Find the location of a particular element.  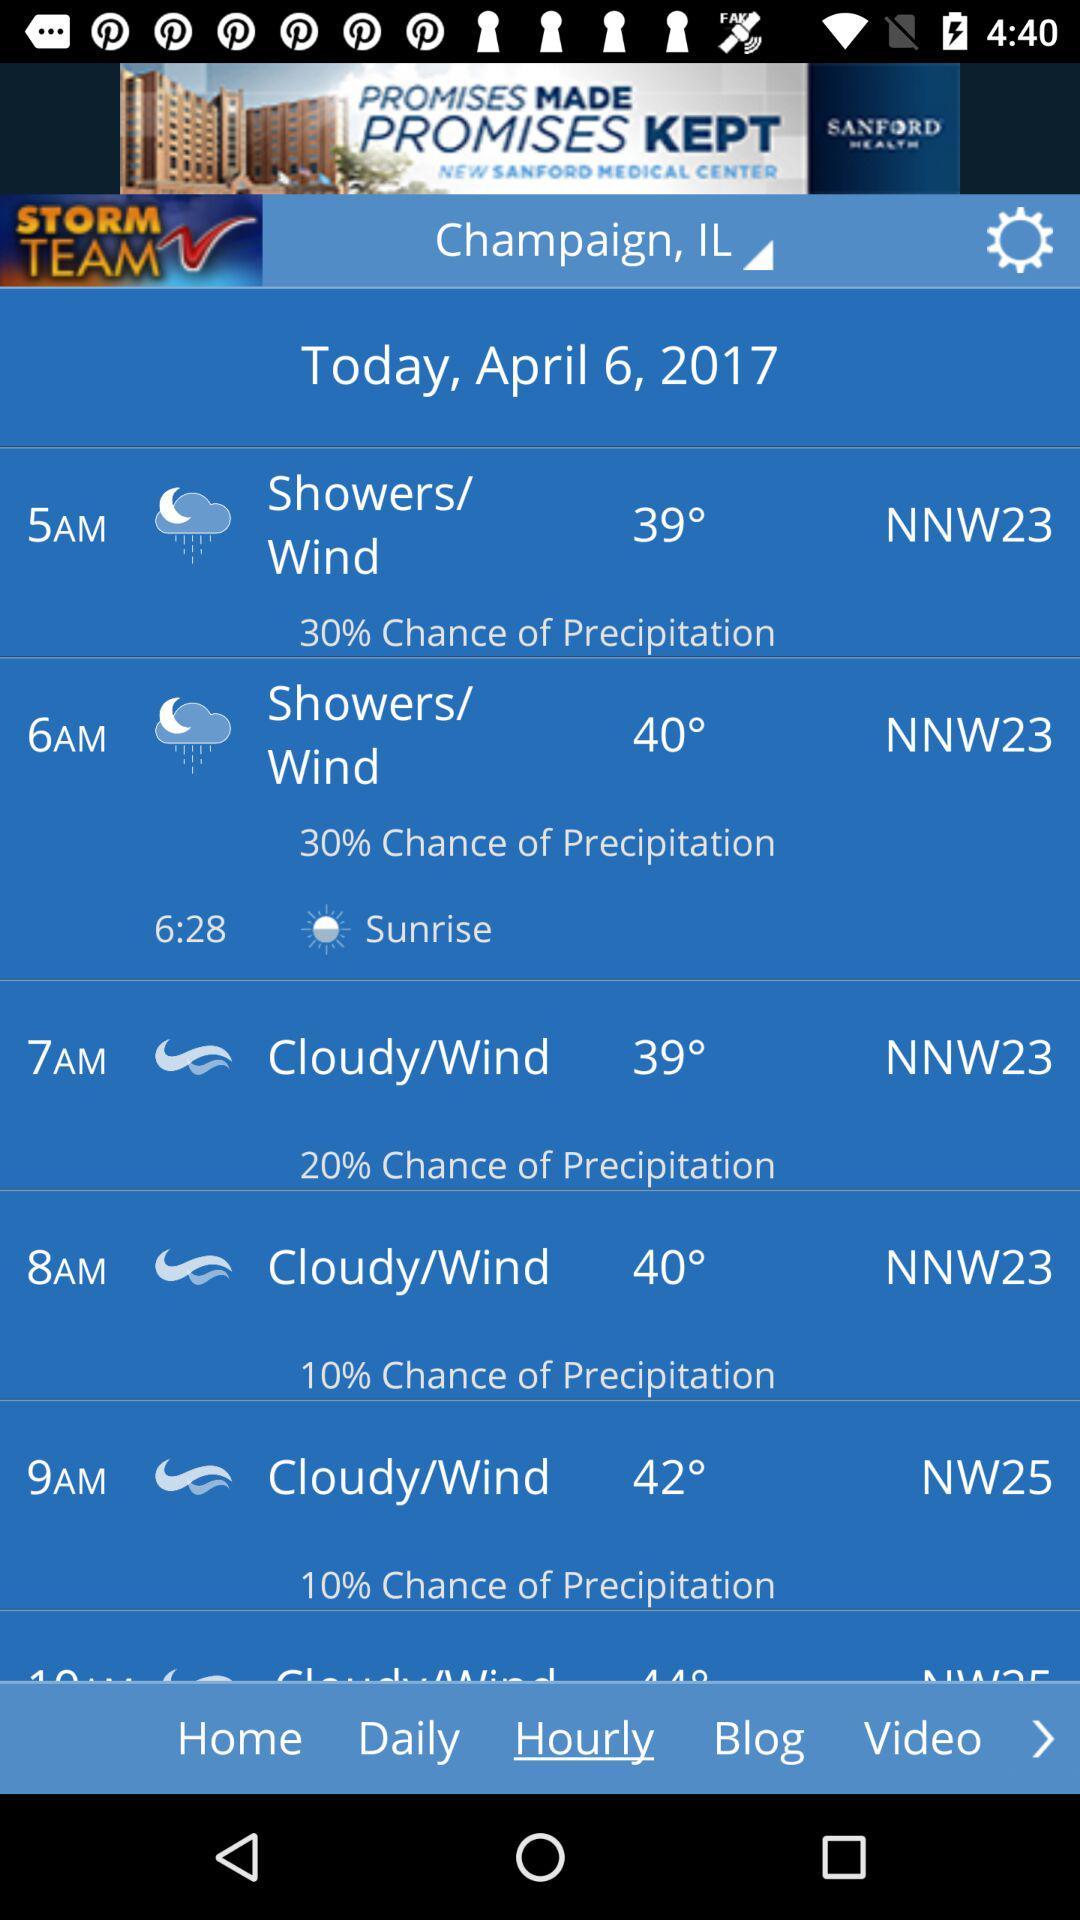

next page is located at coordinates (1042, 1737).